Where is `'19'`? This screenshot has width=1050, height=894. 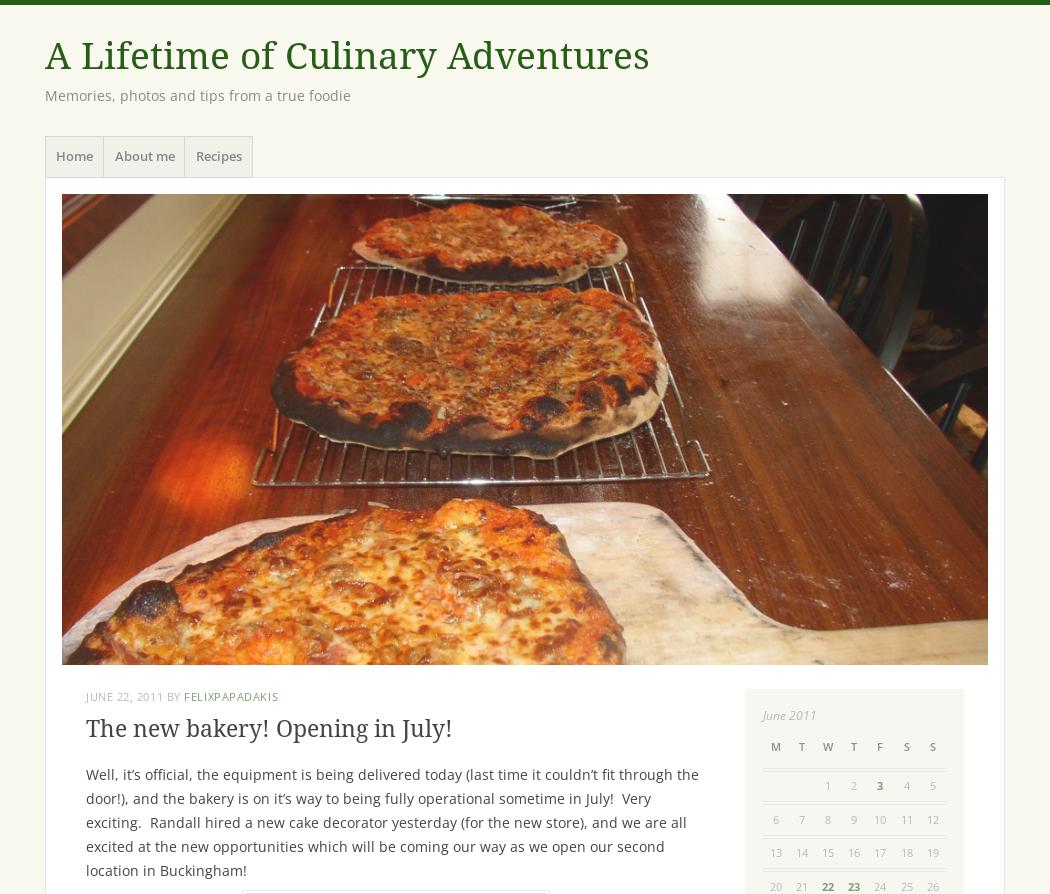
'19' is located at coordinates (931, 851).